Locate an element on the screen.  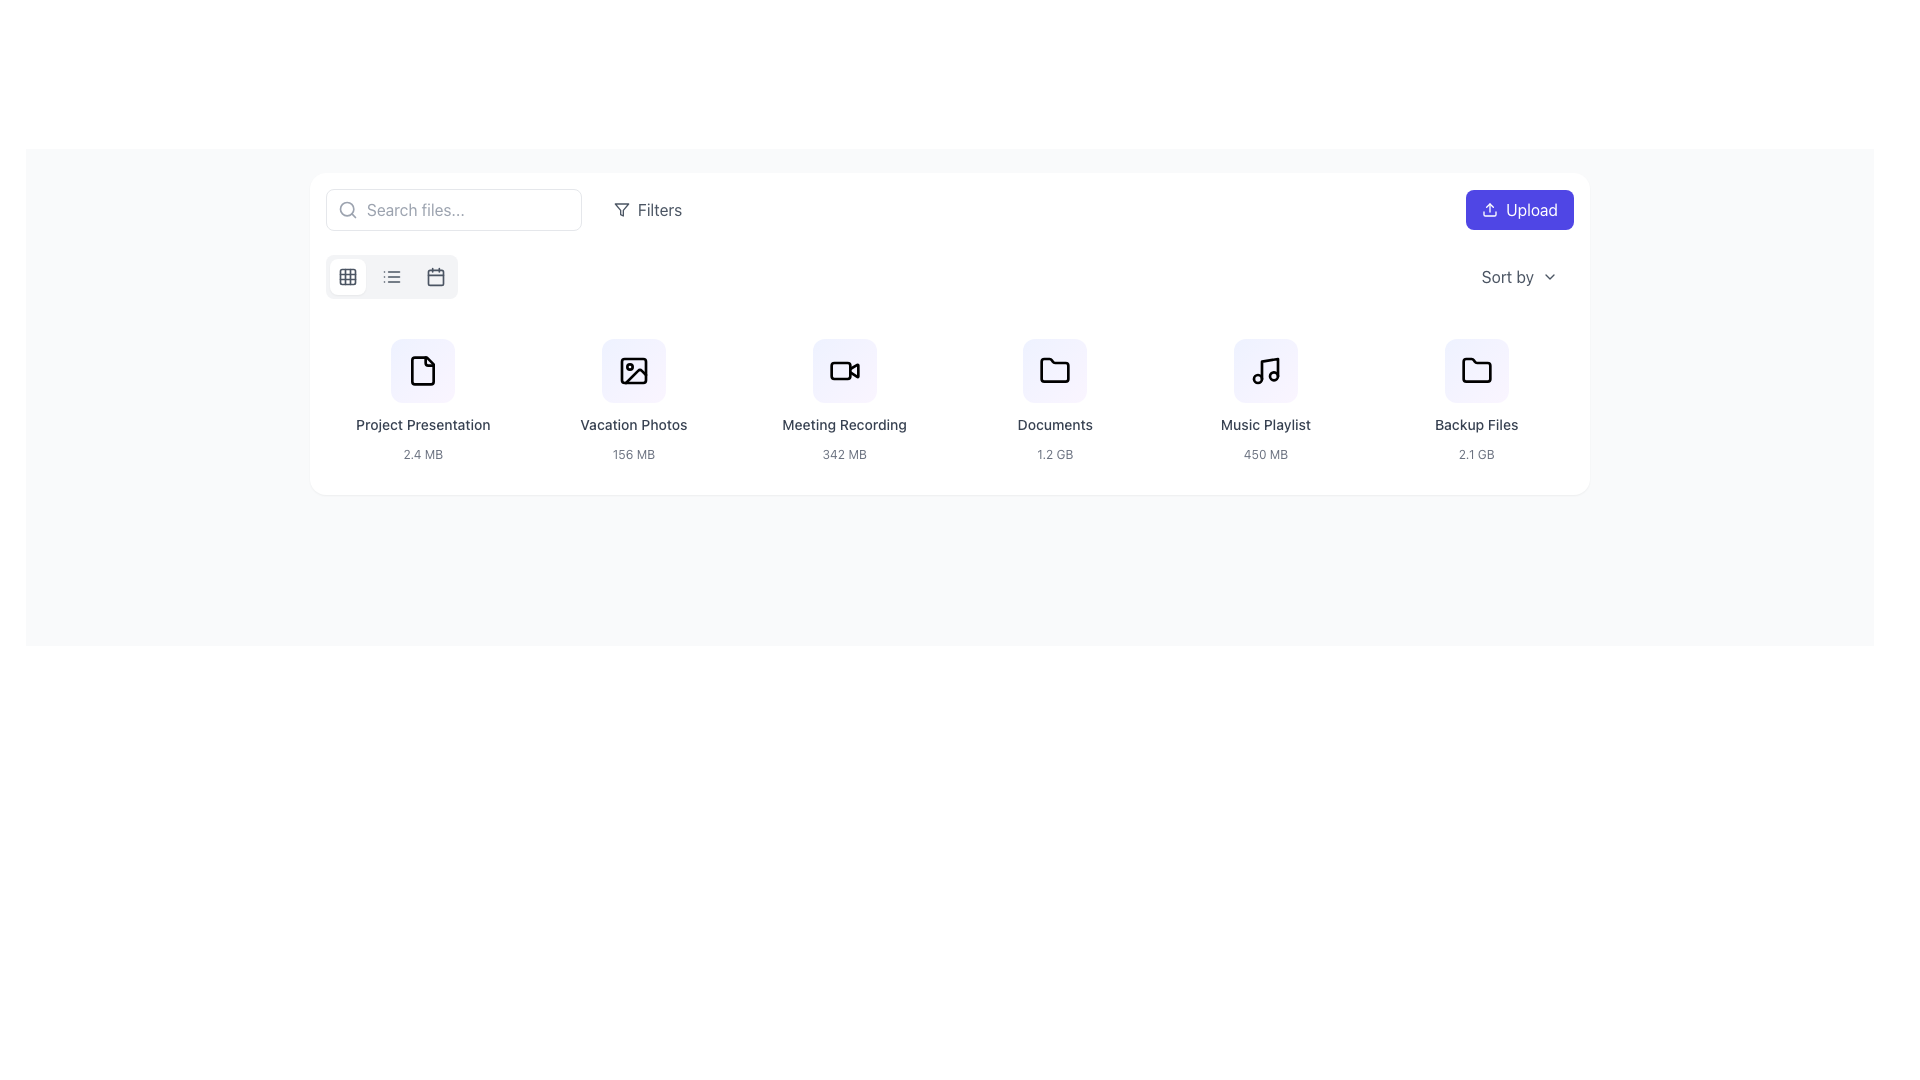
the static text label that displays the size of the file located directly below 'Meeting Recording' in the third file card is located at coordinates (844, 455).